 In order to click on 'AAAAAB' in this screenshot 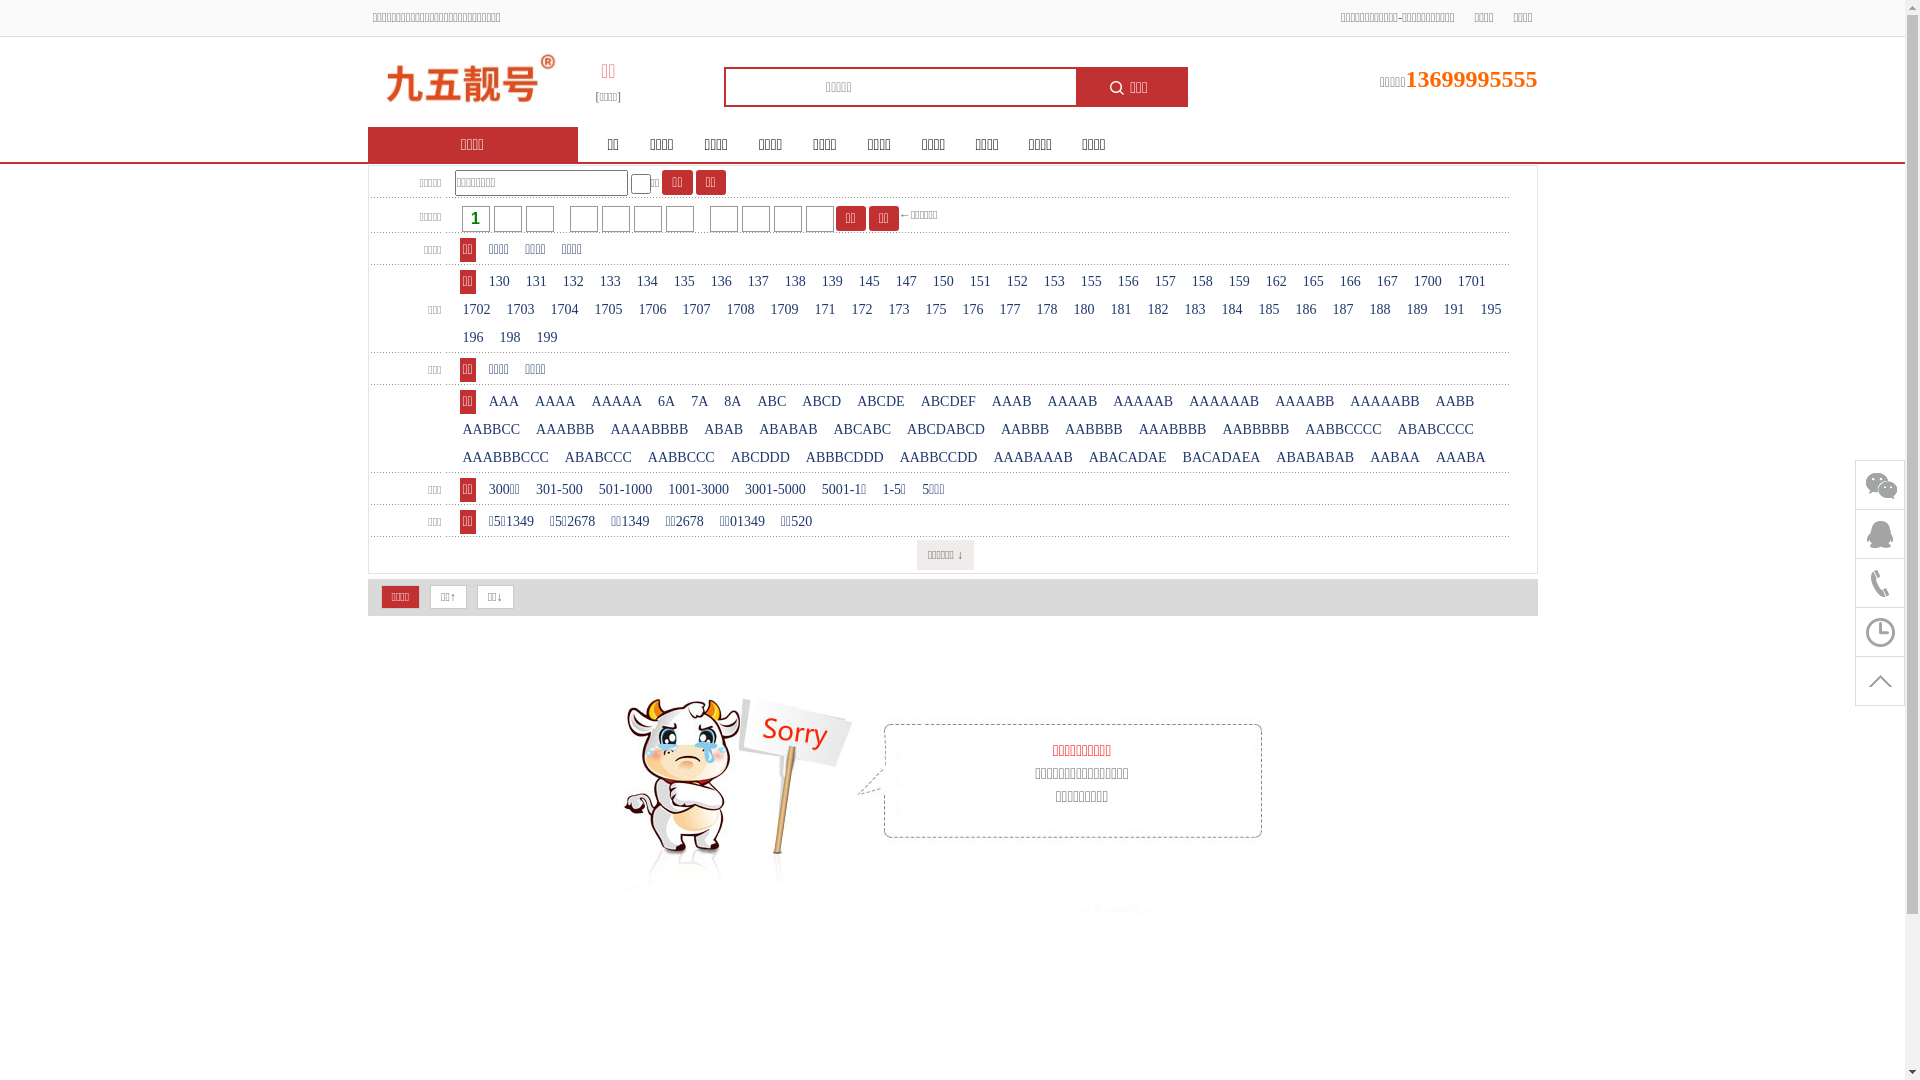, I will do `click(1108, 401)`.